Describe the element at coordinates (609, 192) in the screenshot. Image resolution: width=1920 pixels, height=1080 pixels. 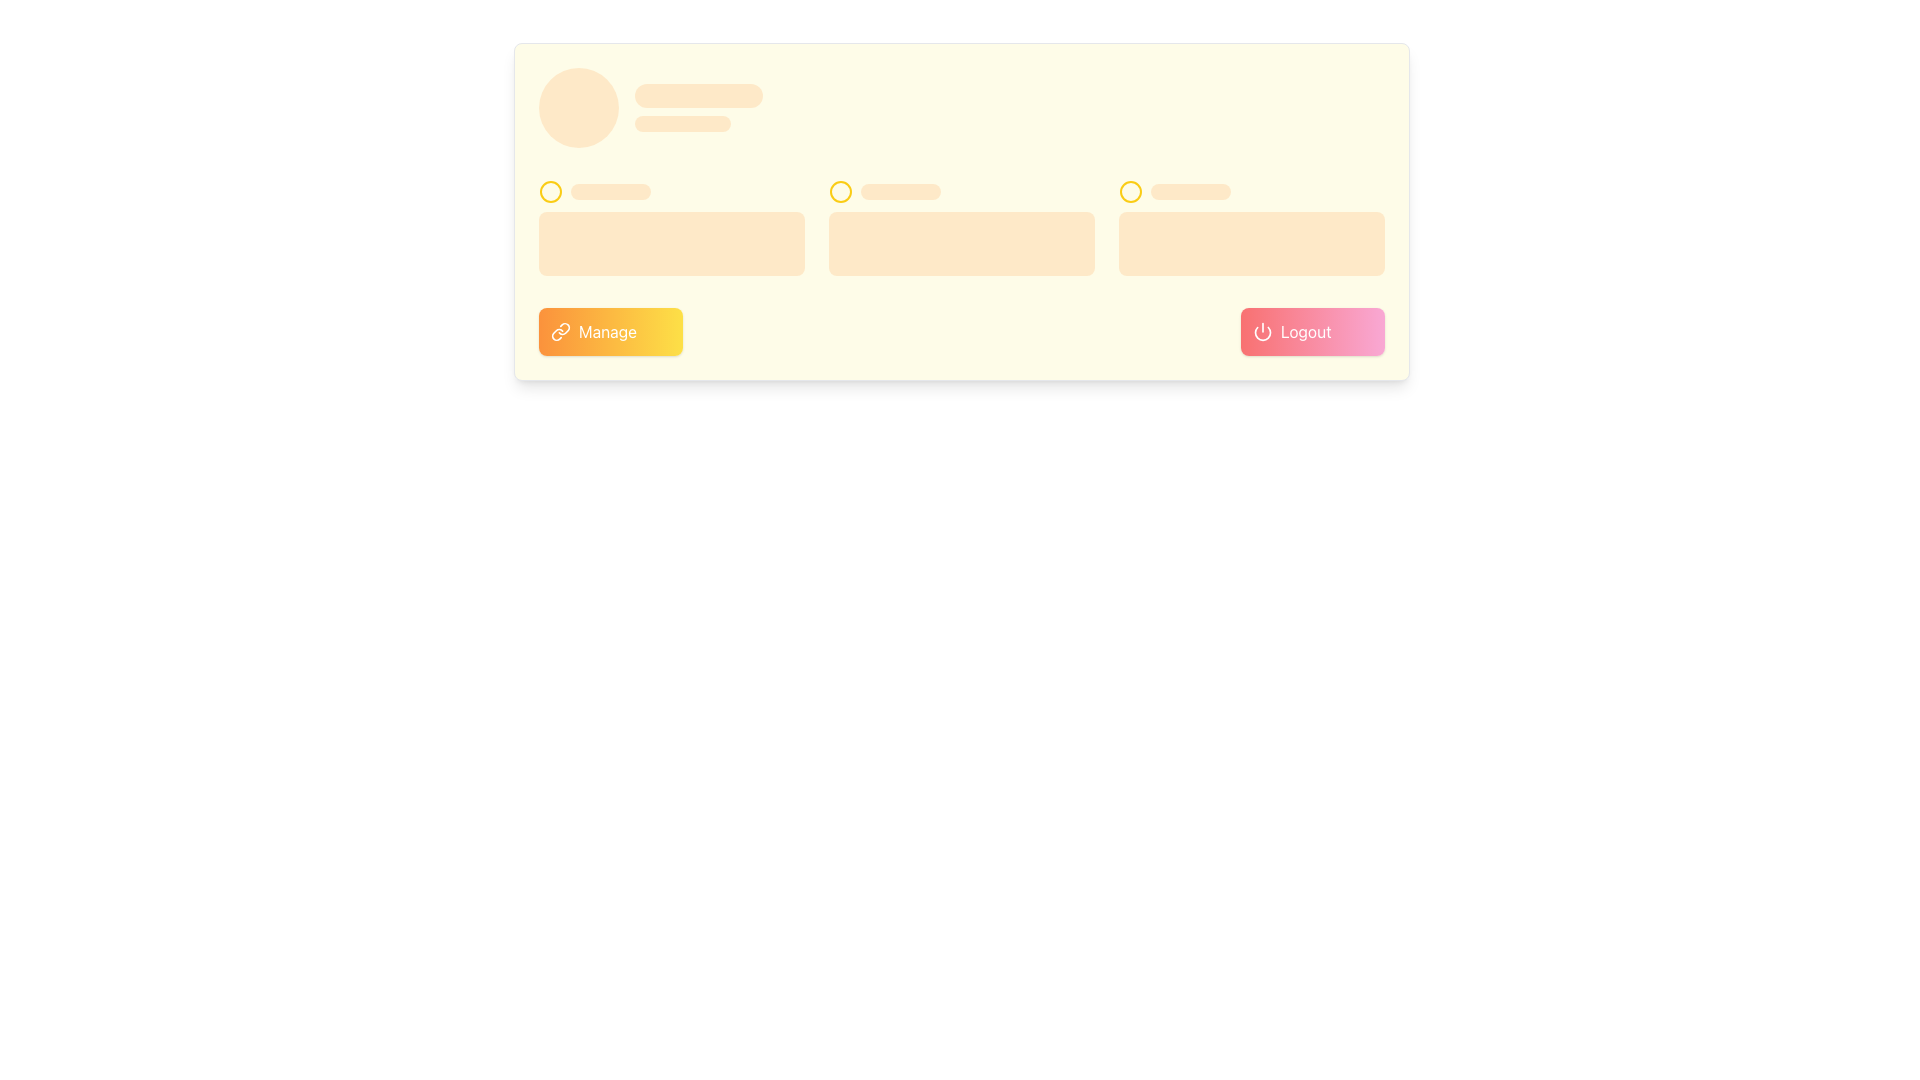
I see `the Progress Bar or Placeholder Element, which is a horizontal bar with rounded ends and a light orange background, located to the left of other similar items` at that location.